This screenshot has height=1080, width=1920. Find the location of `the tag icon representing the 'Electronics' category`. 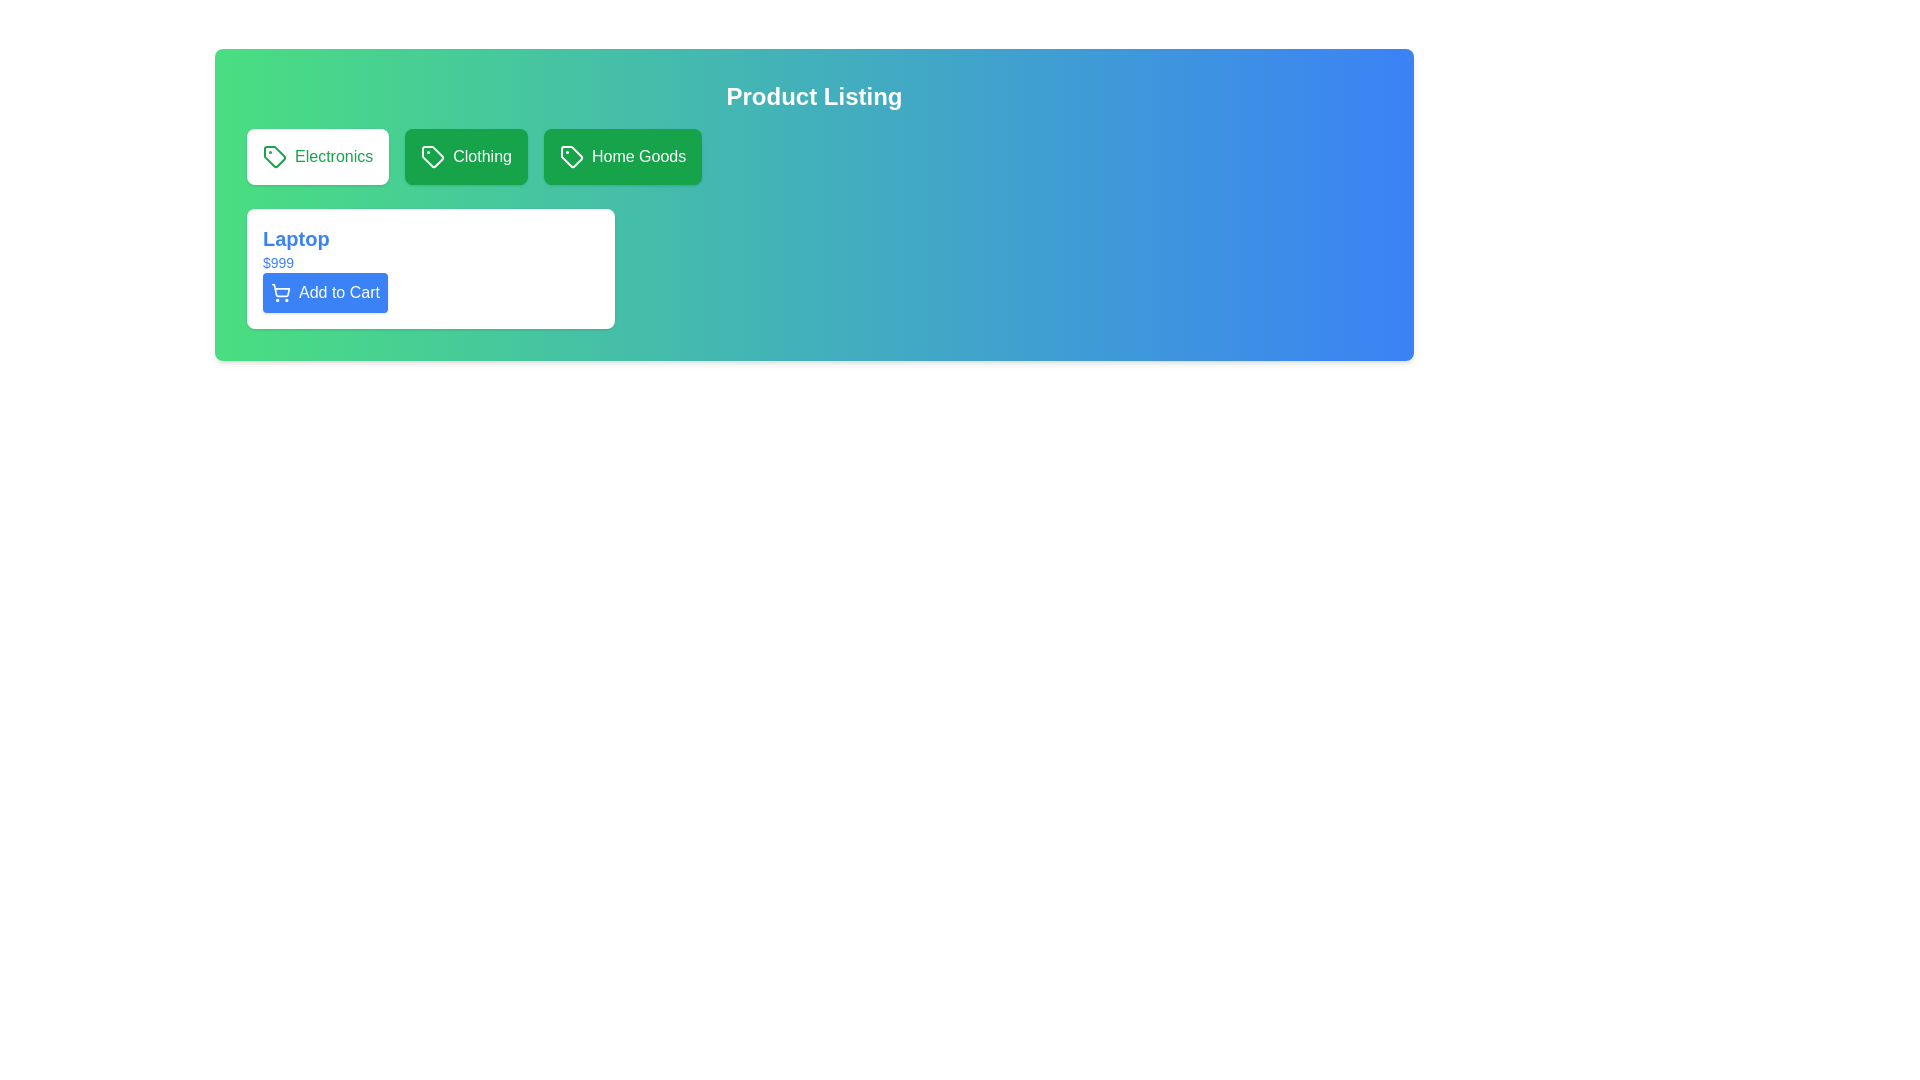

the tag icon representing the 'Electronics' category is located at coordinates (273, 156).